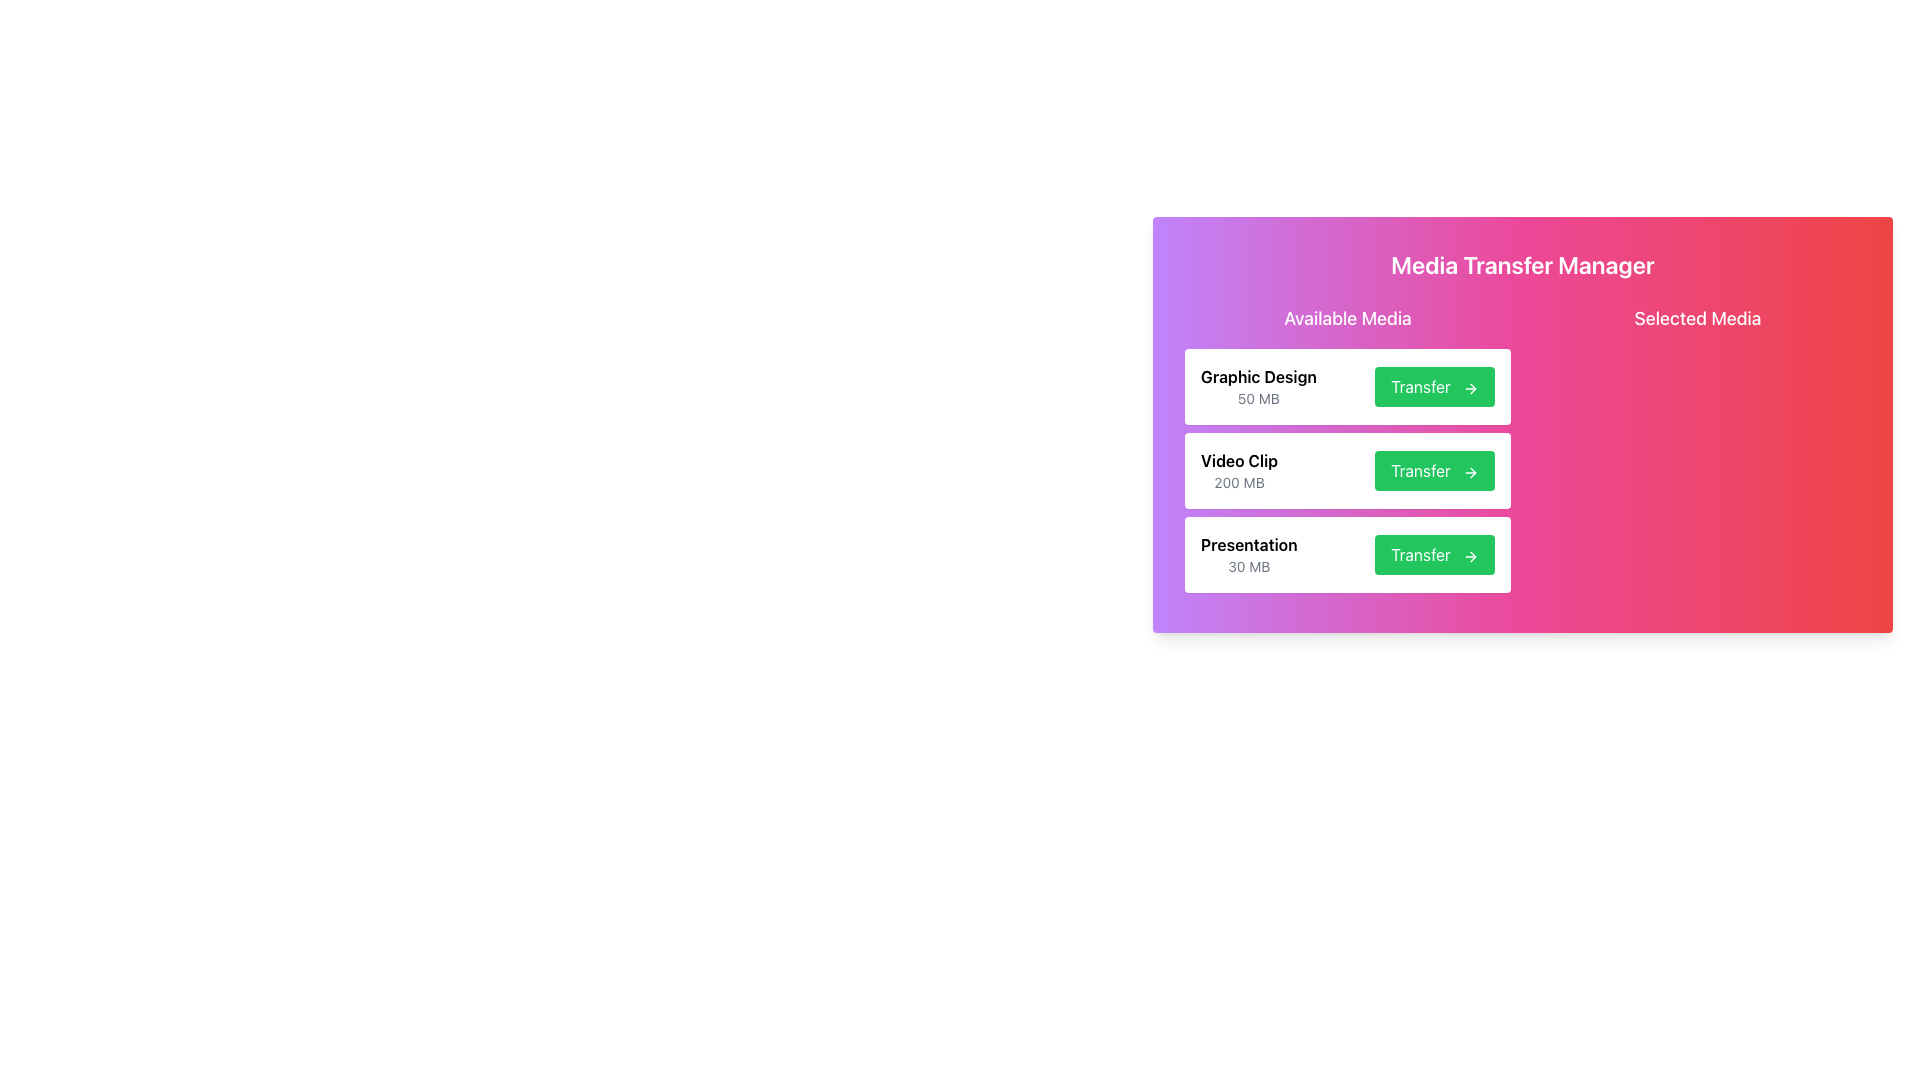 The width and height of the screenshot is (1920, 1080). I want to click on the 'Presentation' transfer button located in the 'Media Transfer Manager' section, positioned in the bottom part of the right-aligned card, so click(1434, 555).